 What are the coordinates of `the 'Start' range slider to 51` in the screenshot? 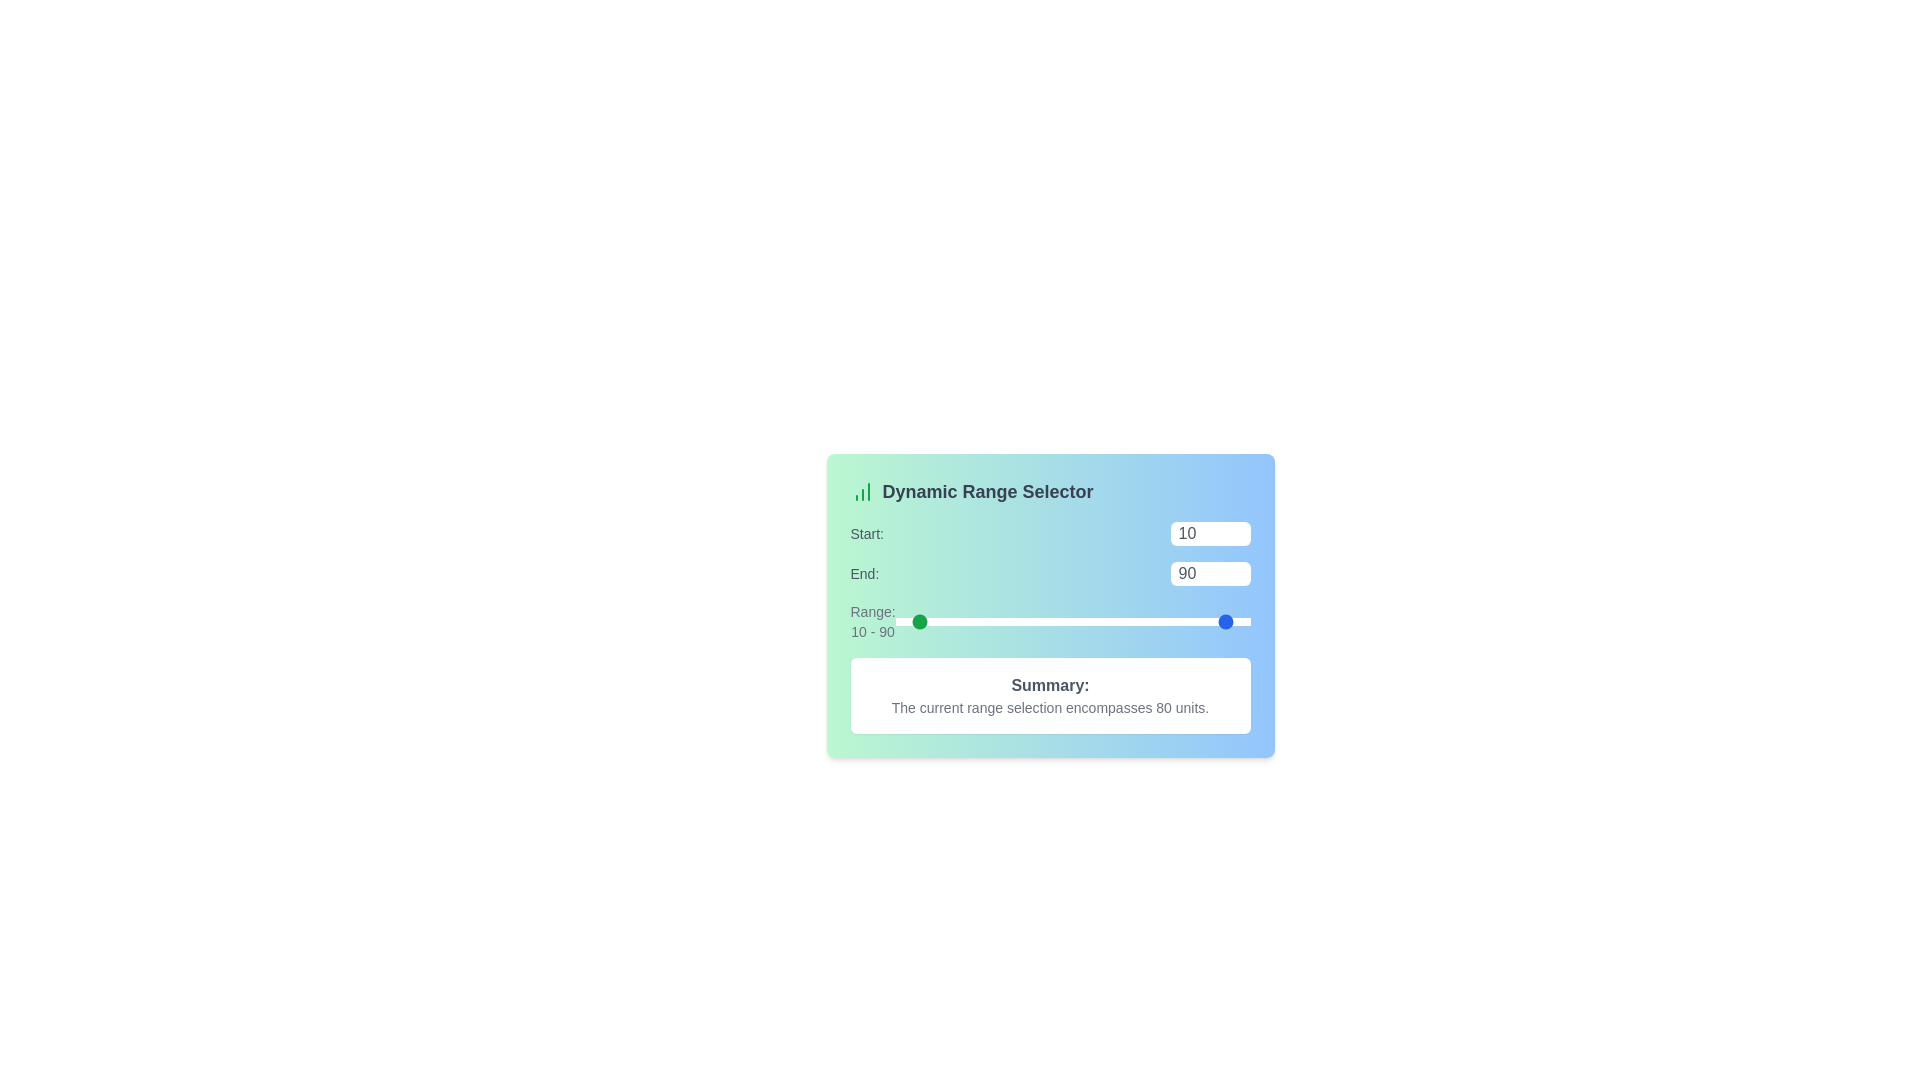 It's located at (986, 620).